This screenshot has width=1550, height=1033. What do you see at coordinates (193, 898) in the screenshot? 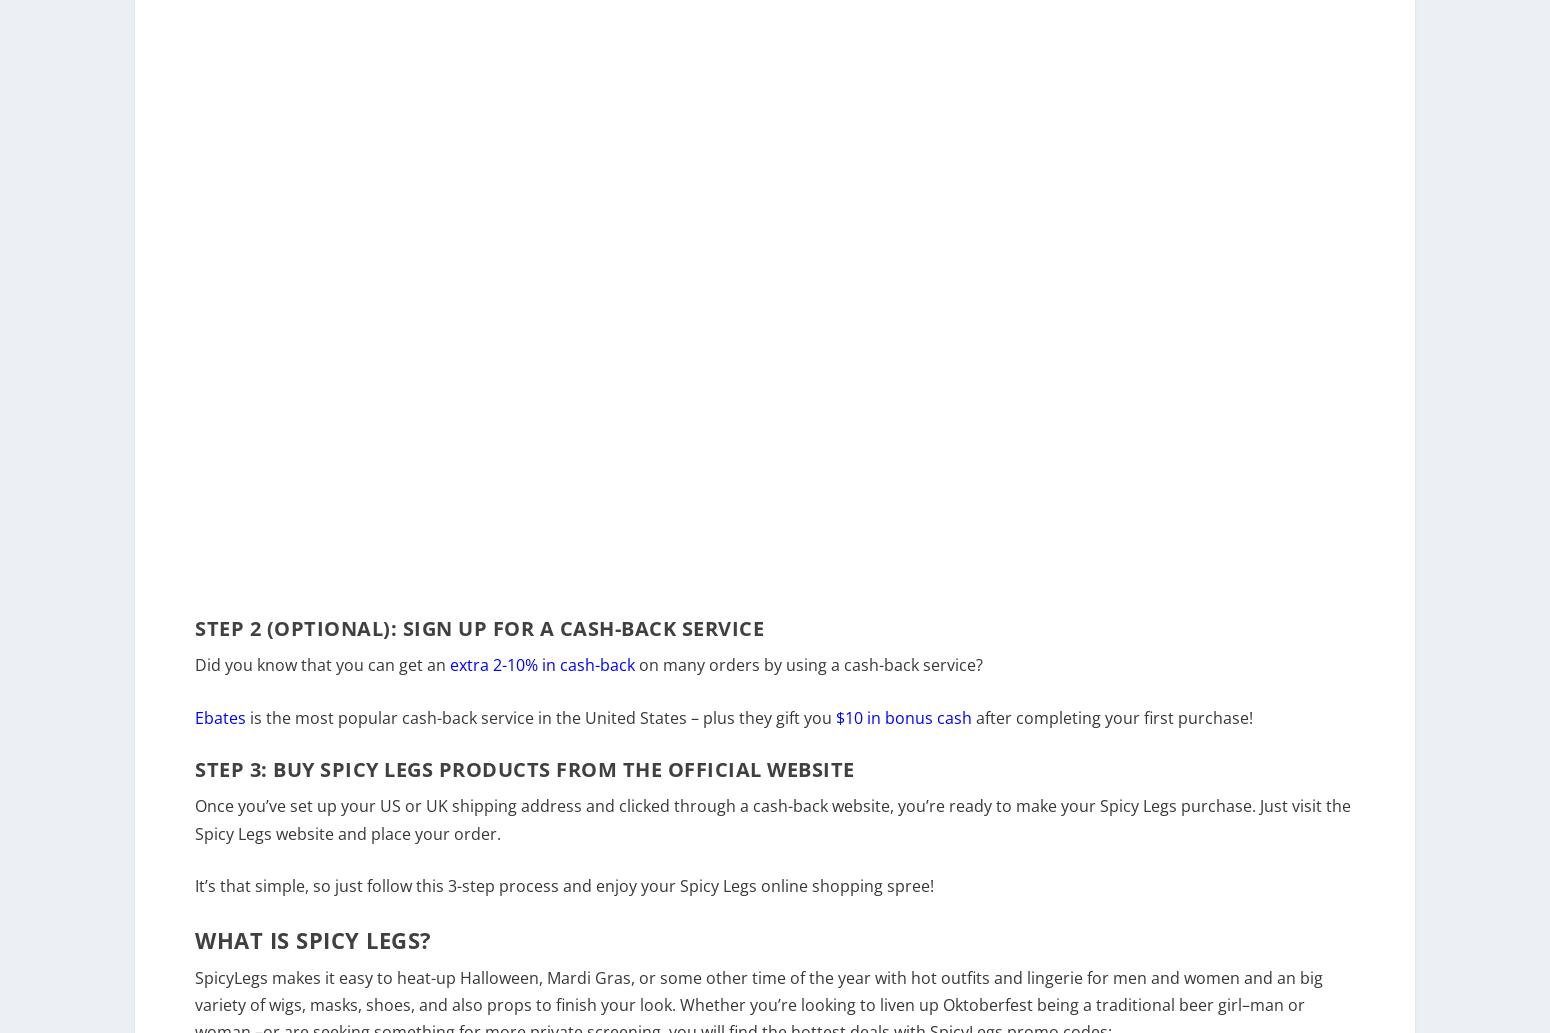
I see `'It’s that simple, so just follow this 3-step process and enjoy your Spicy Legs online shopping spree!'` at bounding box center [193, 898].